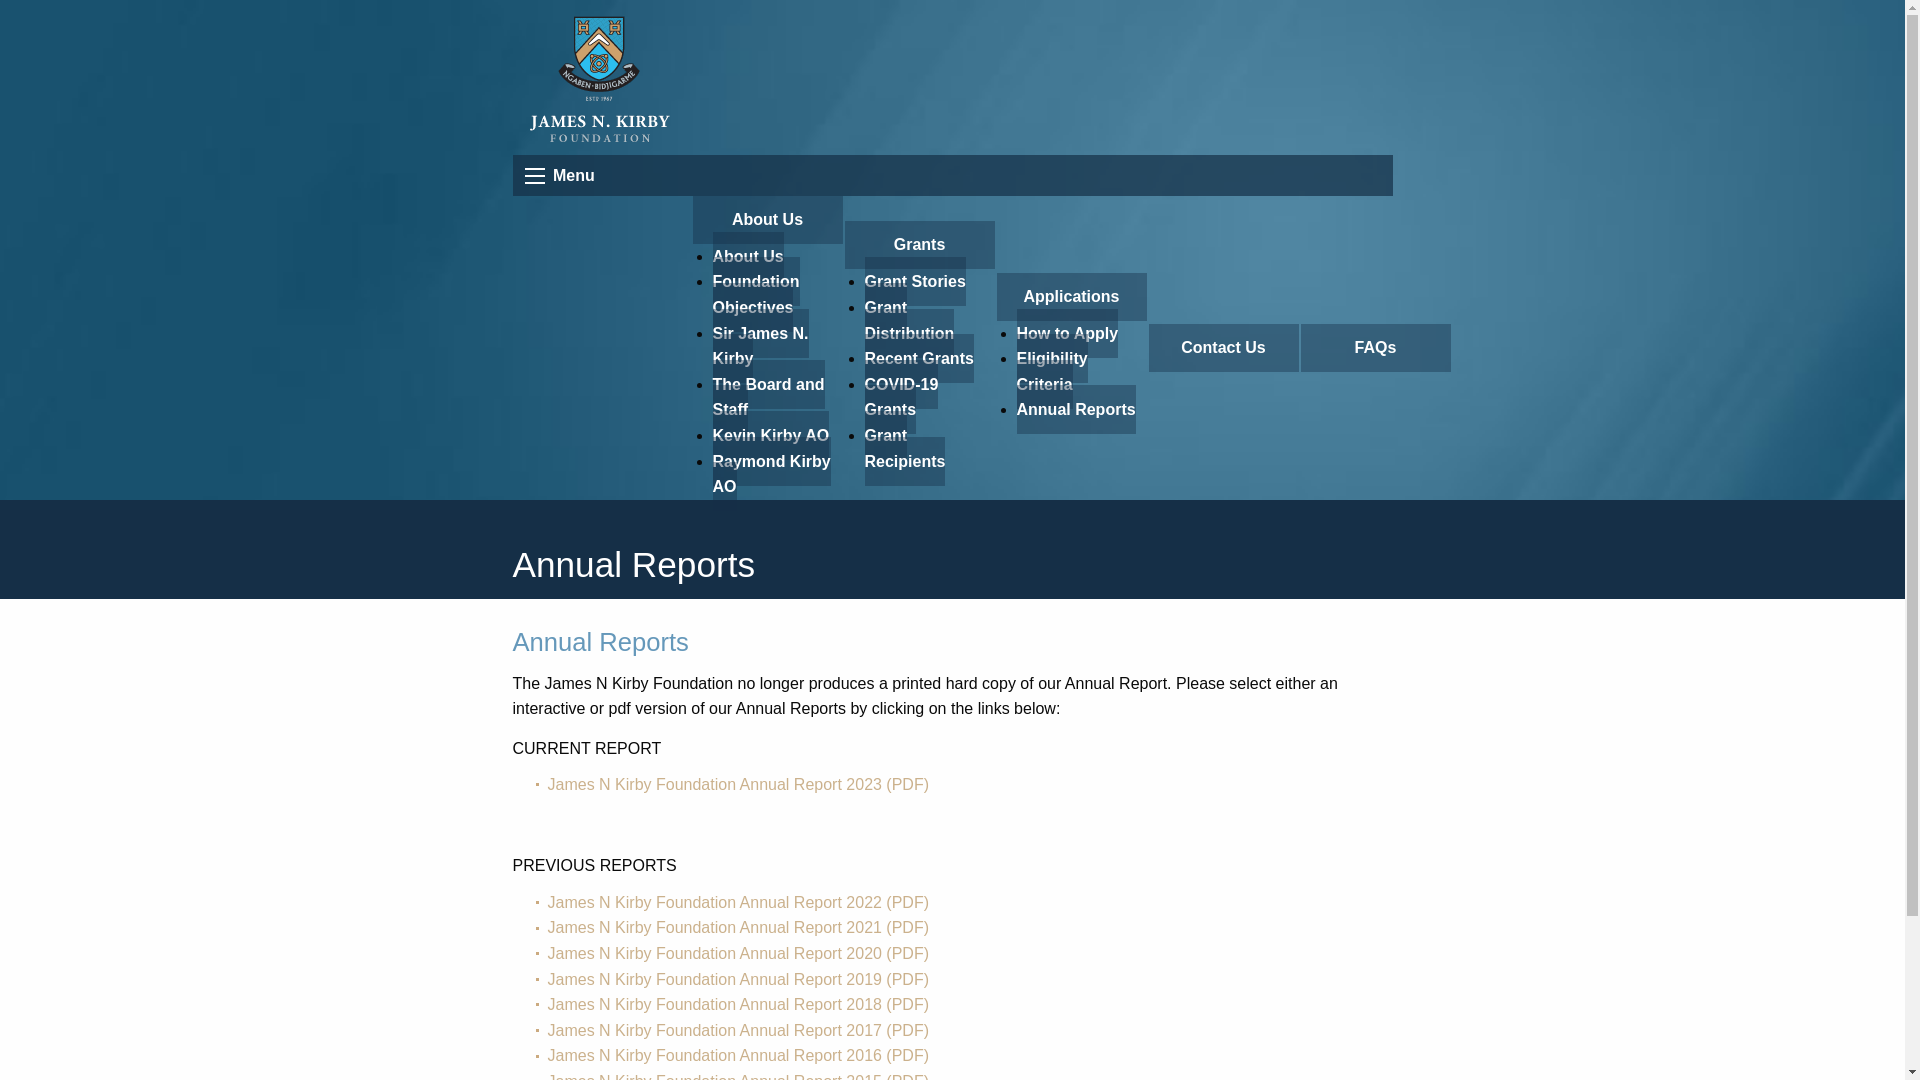 The image size is (1920, 1080). Describe the element at coordinates (769, 434) in the screenshot. I see `'Kevin Kirby AO'` at that location.